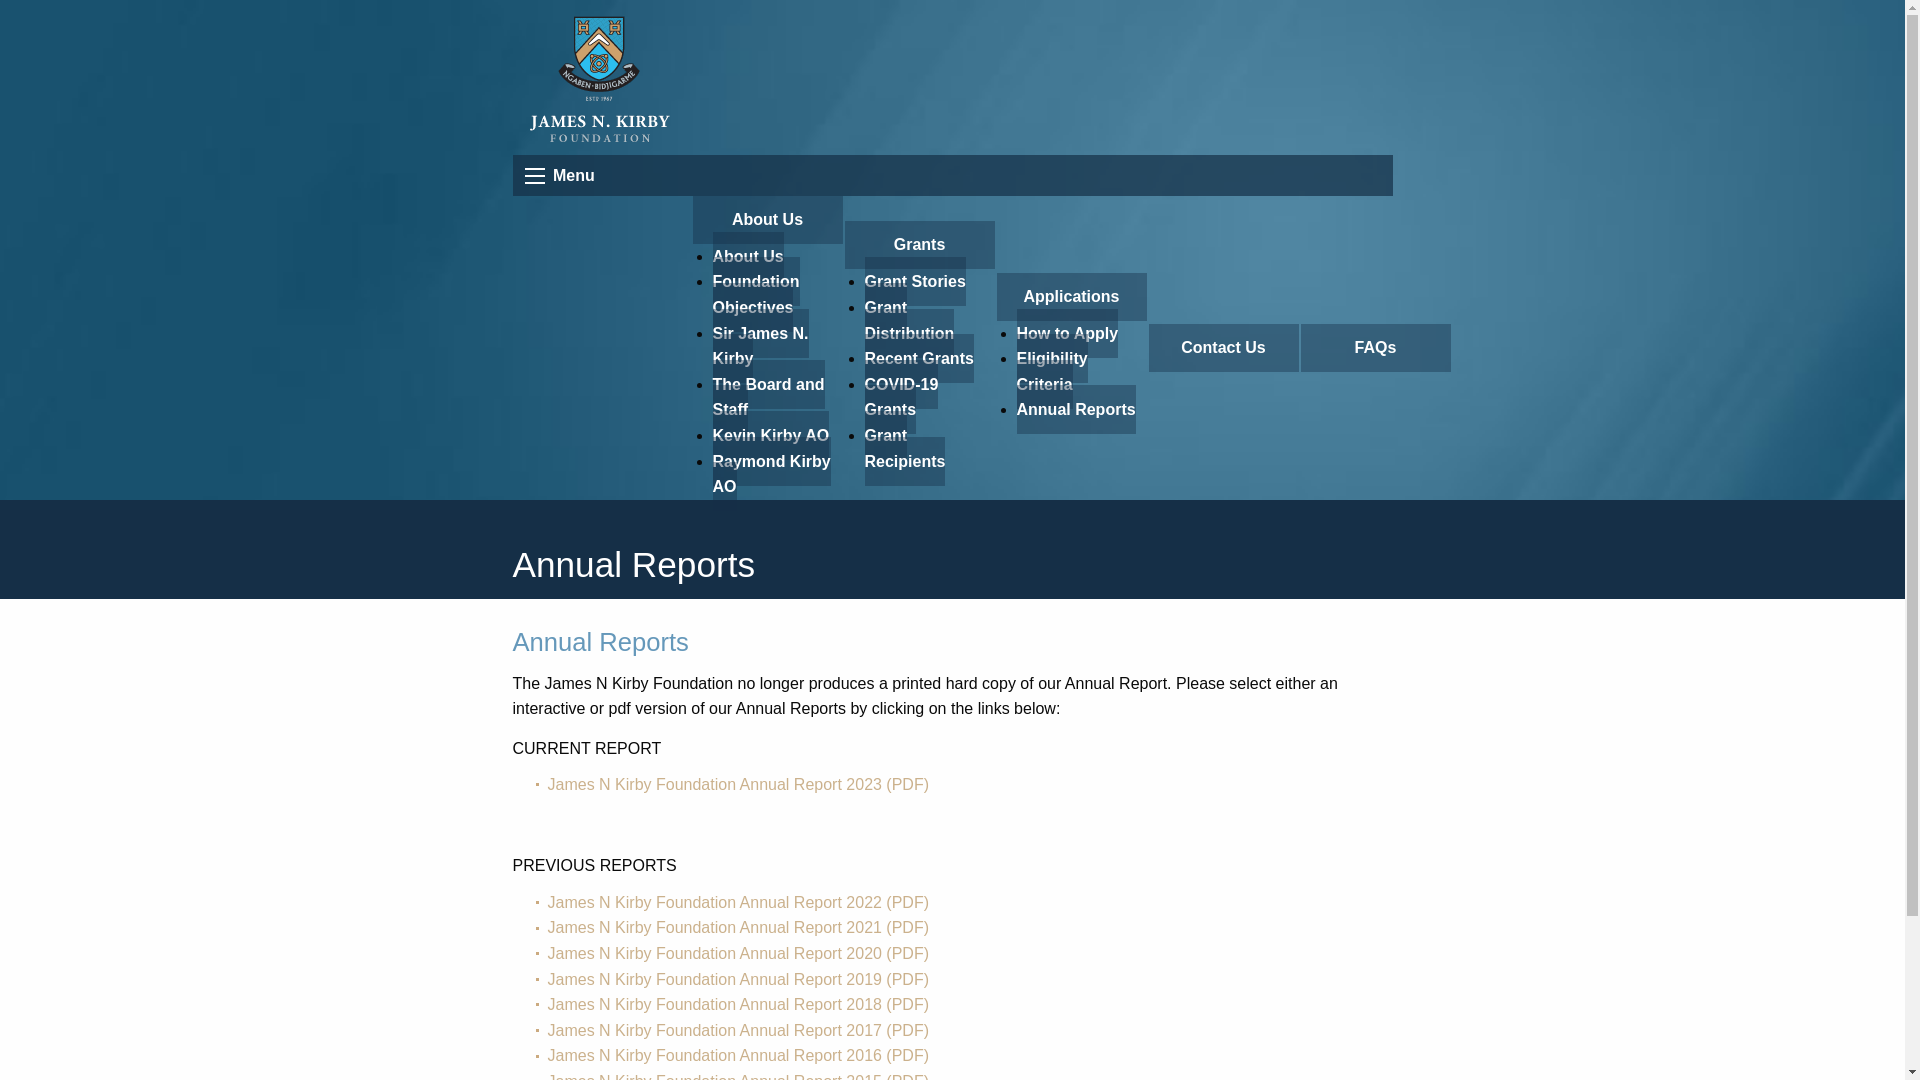 The image size is (1920, 1080). Describe the element at coordinates (769, 434) in the screenshot. I see `'Kevin Kirby AO'` at that location.